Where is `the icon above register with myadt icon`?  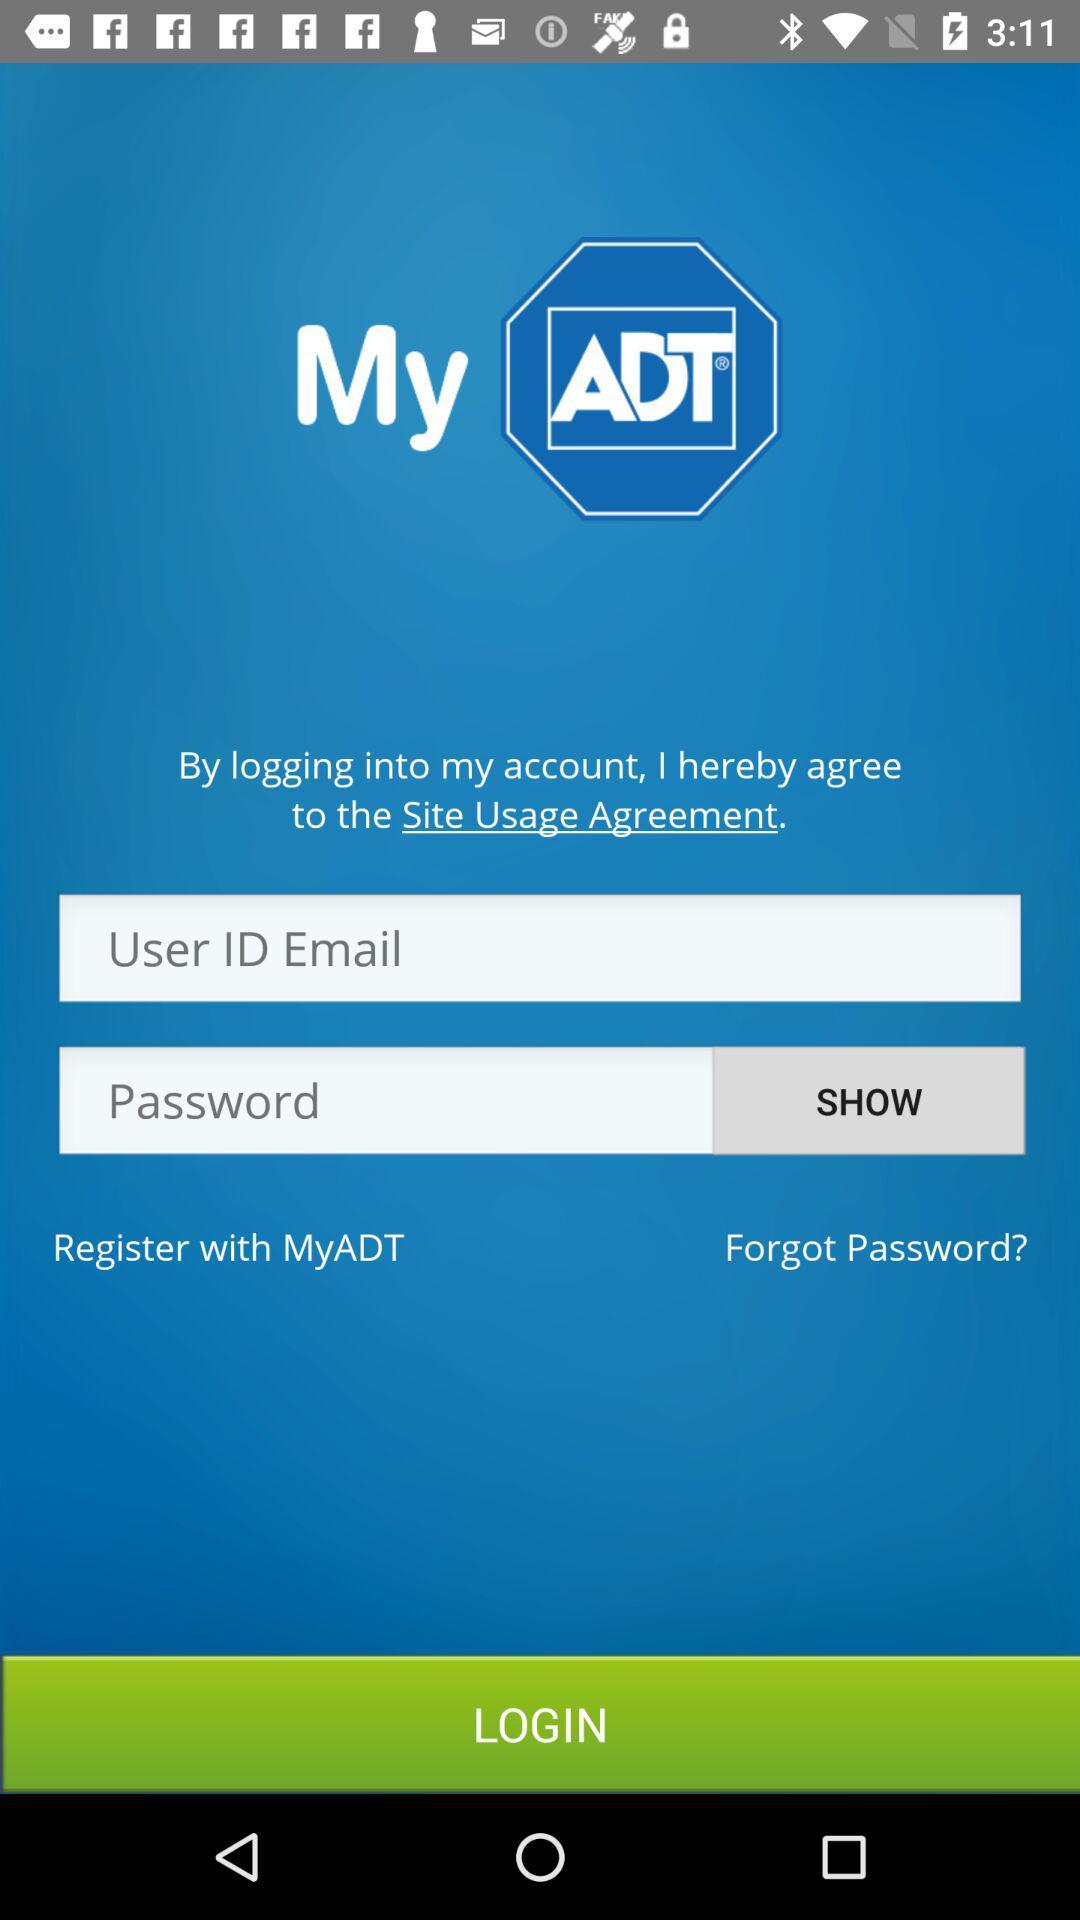 the icon above register with myadt icon is located at coordinates (540, 1105).